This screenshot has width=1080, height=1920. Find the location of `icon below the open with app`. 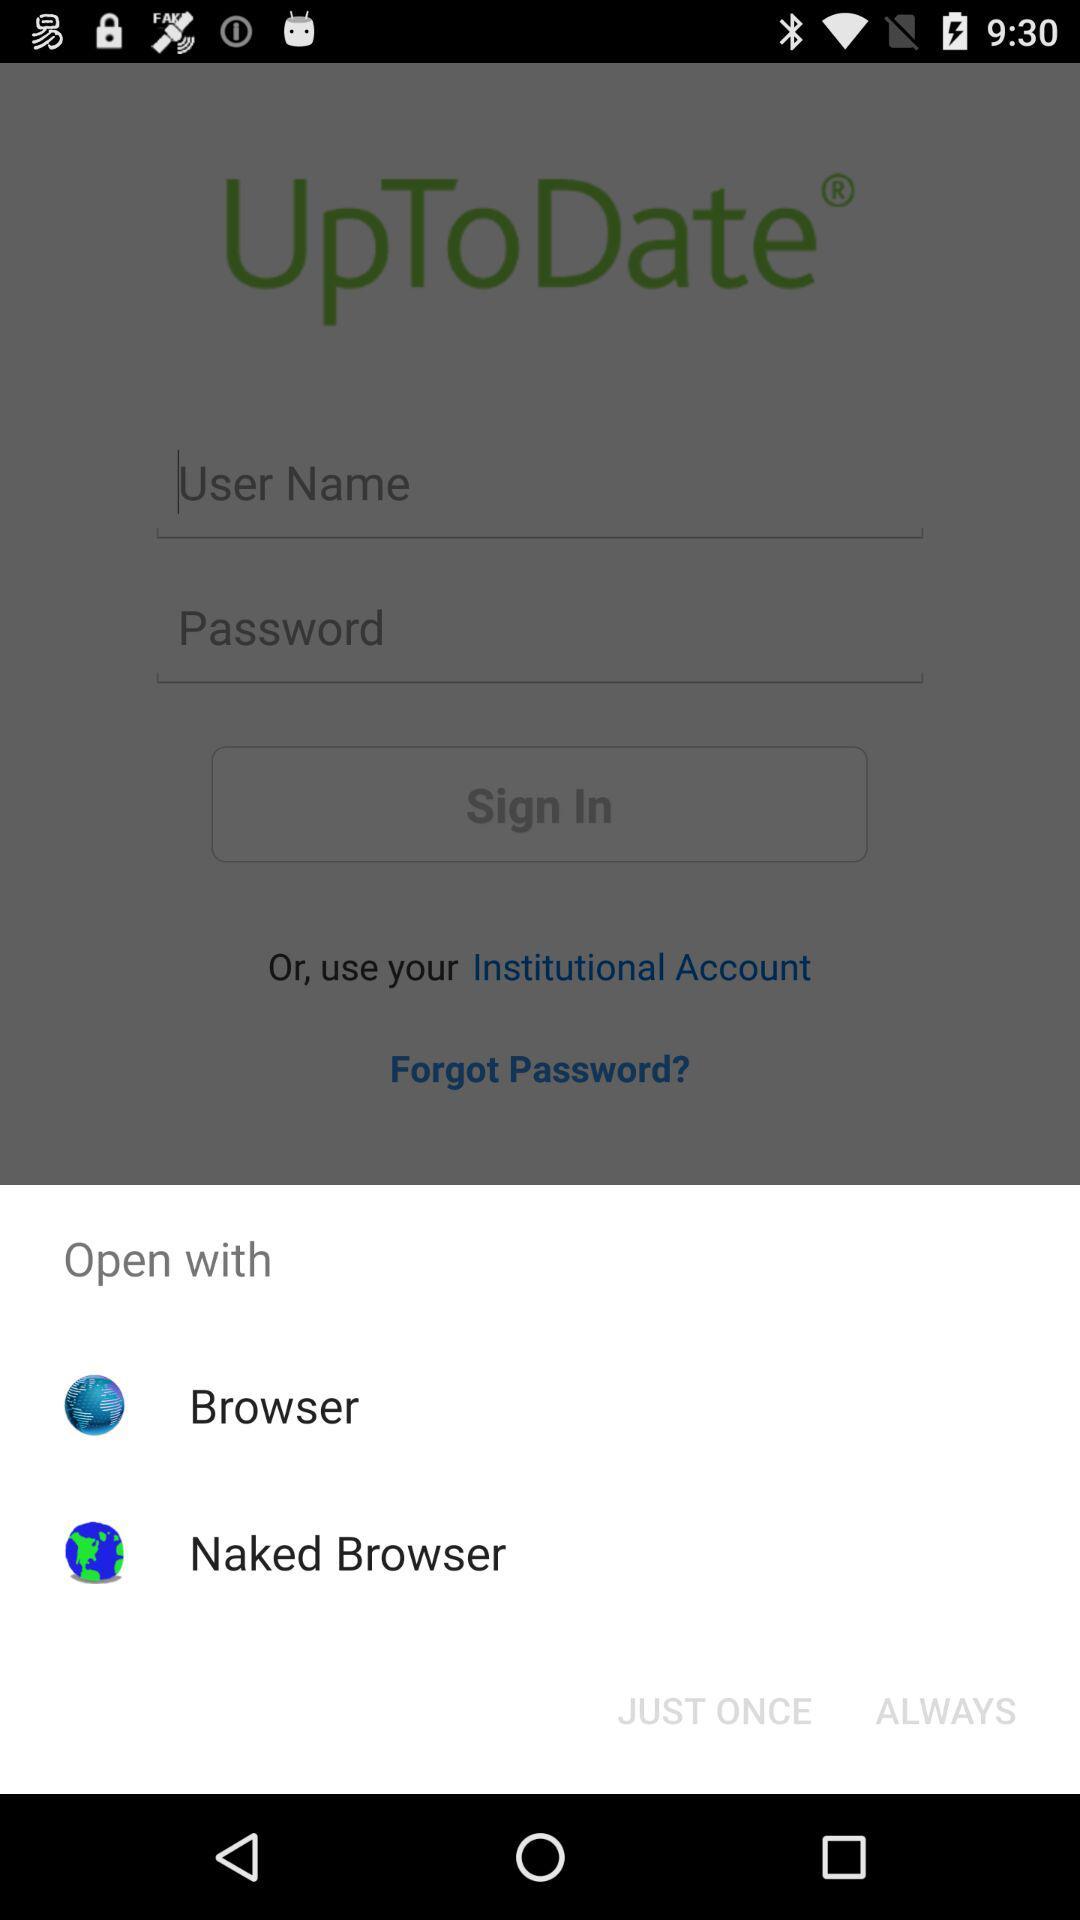

icon below the open with app is located at coordinates (713, 1708).